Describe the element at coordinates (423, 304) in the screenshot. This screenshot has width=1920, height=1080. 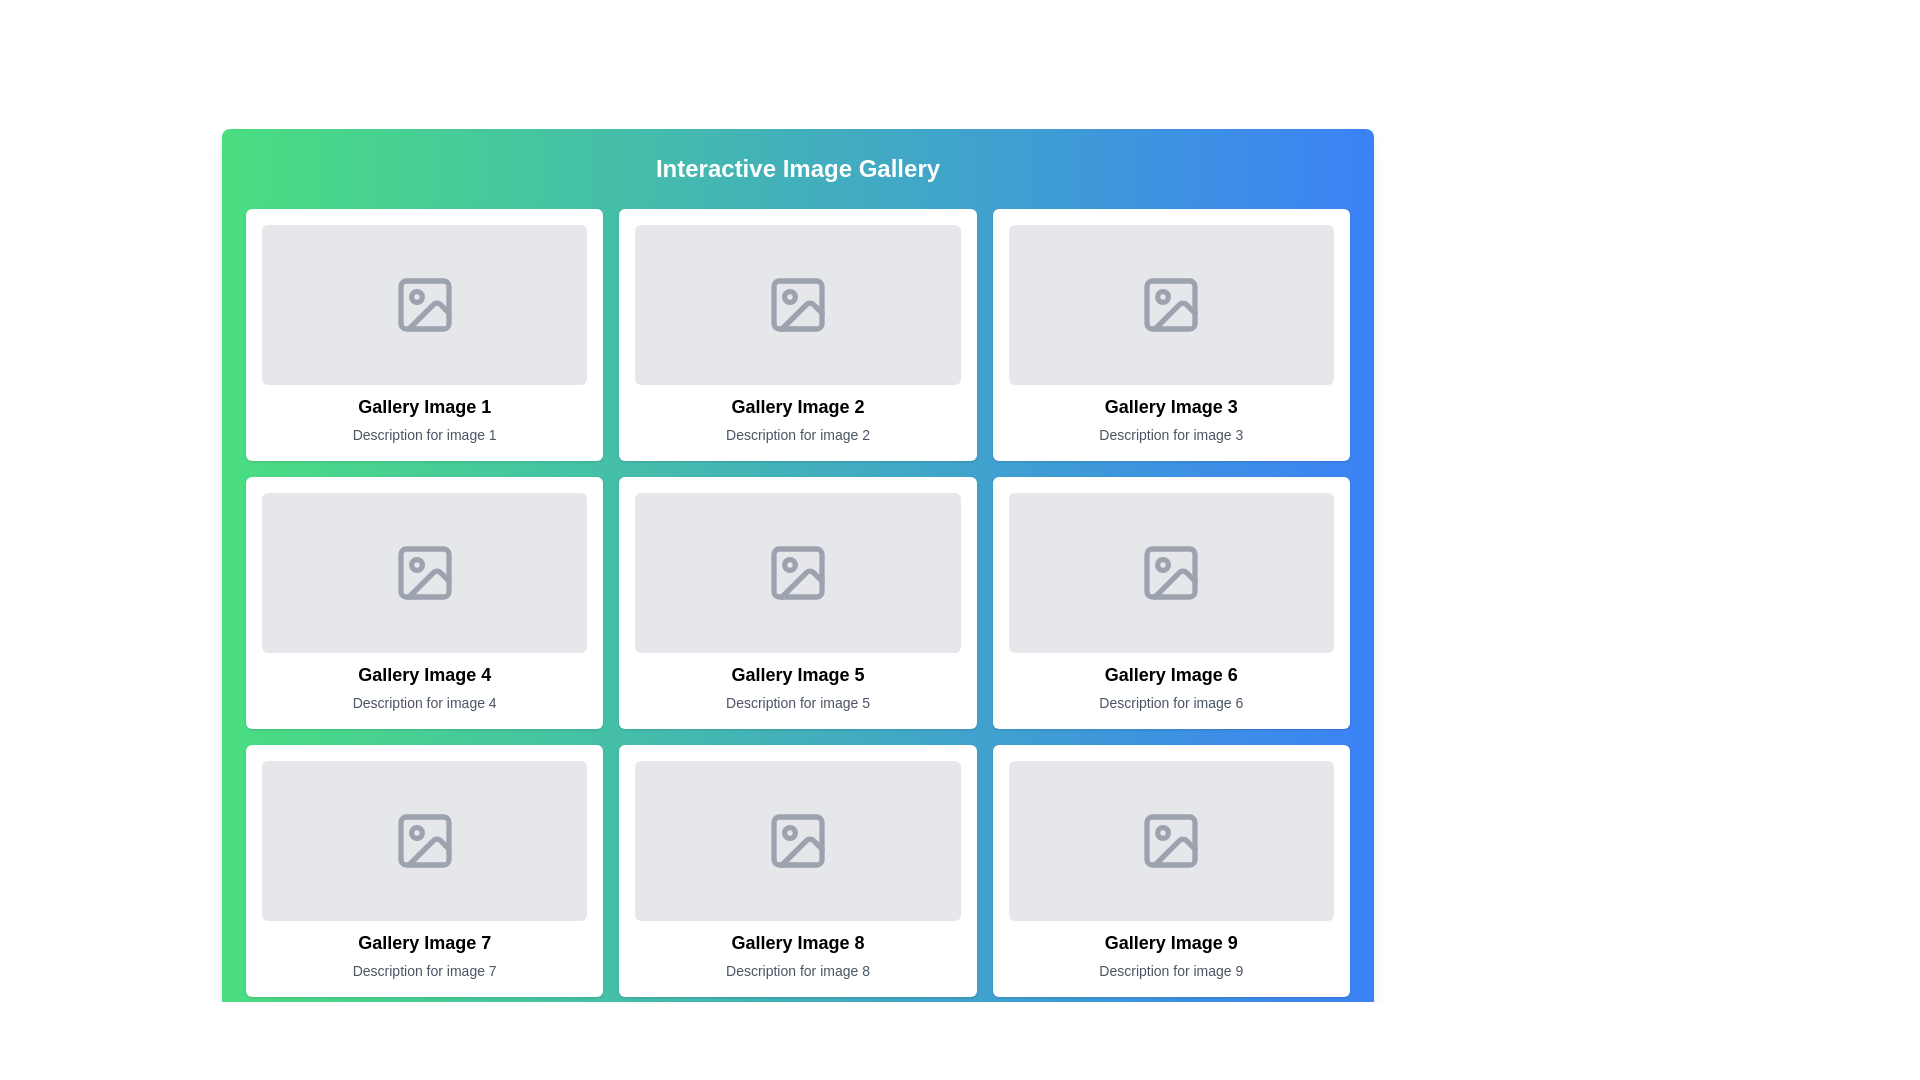
I see `the interactive placeholder for 'Gallery Image 1'` at that location.